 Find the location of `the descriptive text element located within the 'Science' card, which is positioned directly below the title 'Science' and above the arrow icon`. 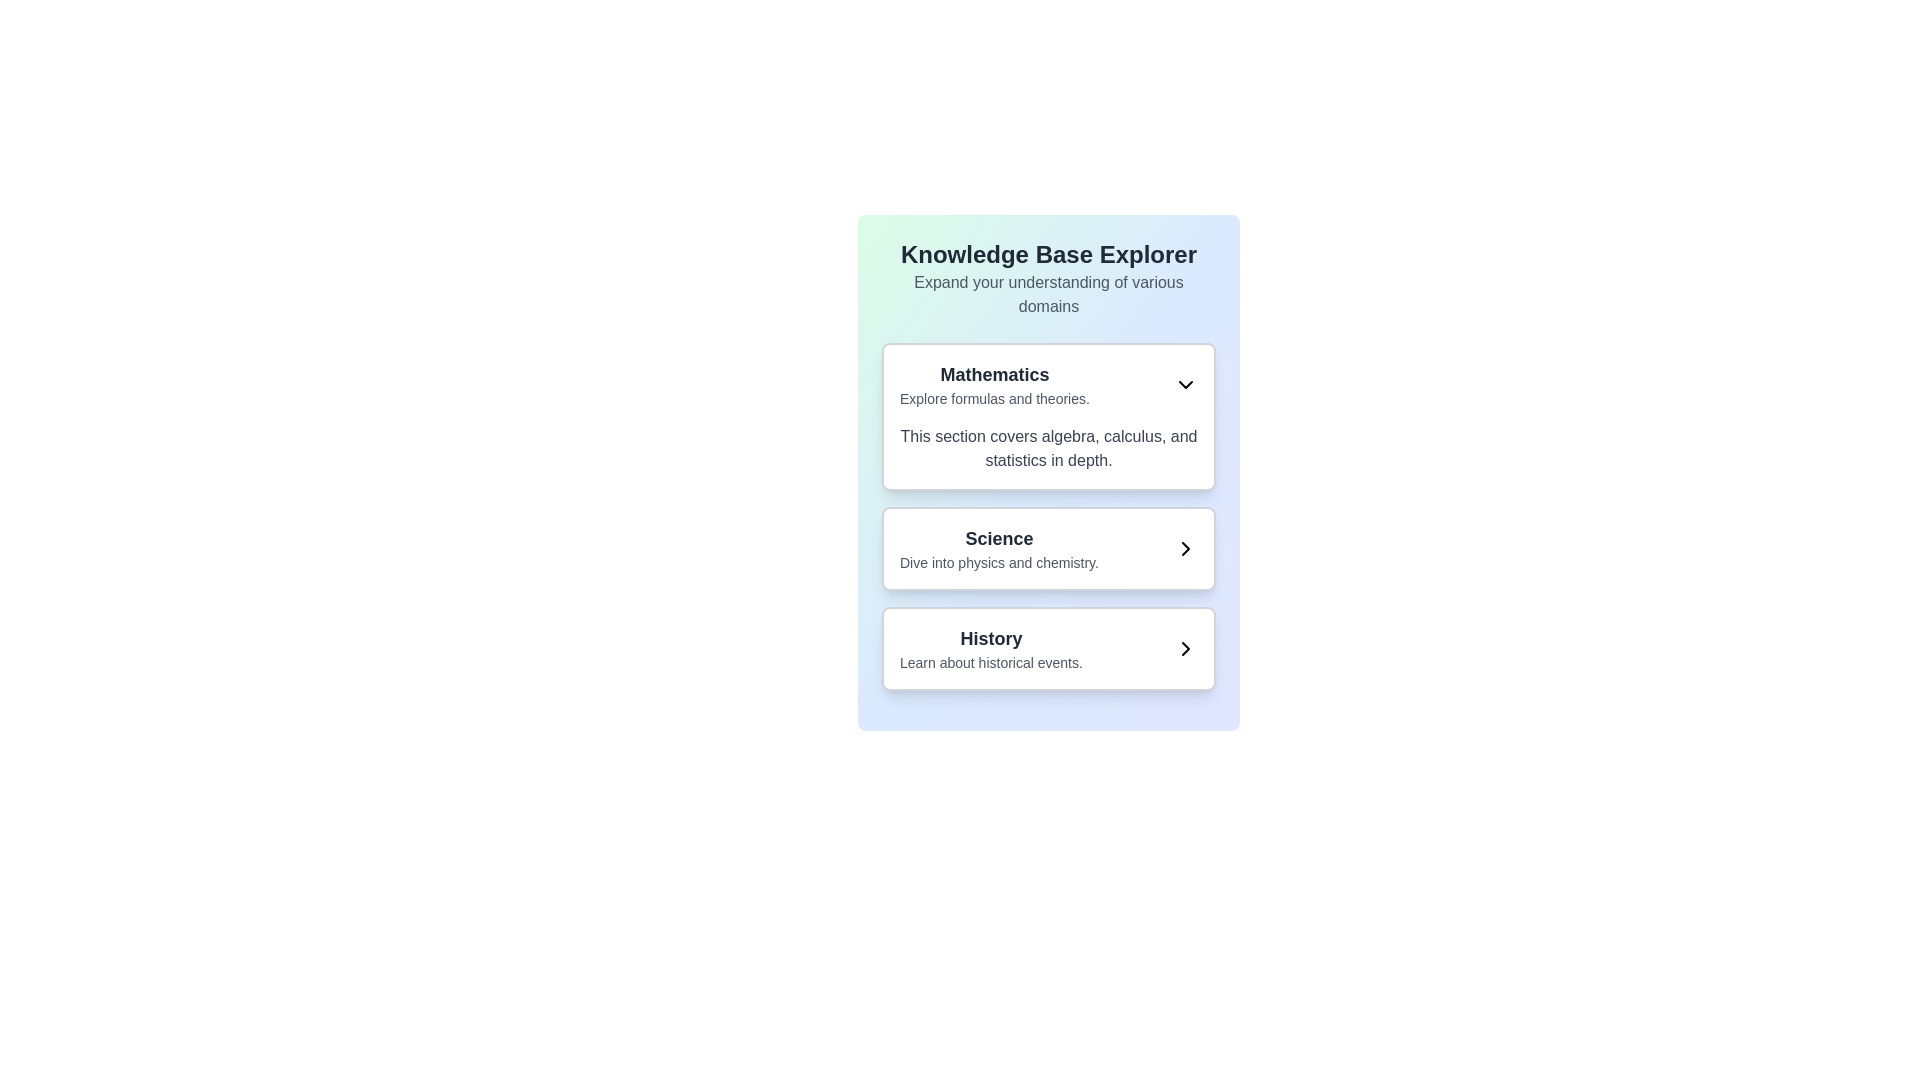

the descriptive text element located within the 'Science' card, which is positioned directly below the title 'Science' and above the arrow icon is located at coordinates (999, 563).